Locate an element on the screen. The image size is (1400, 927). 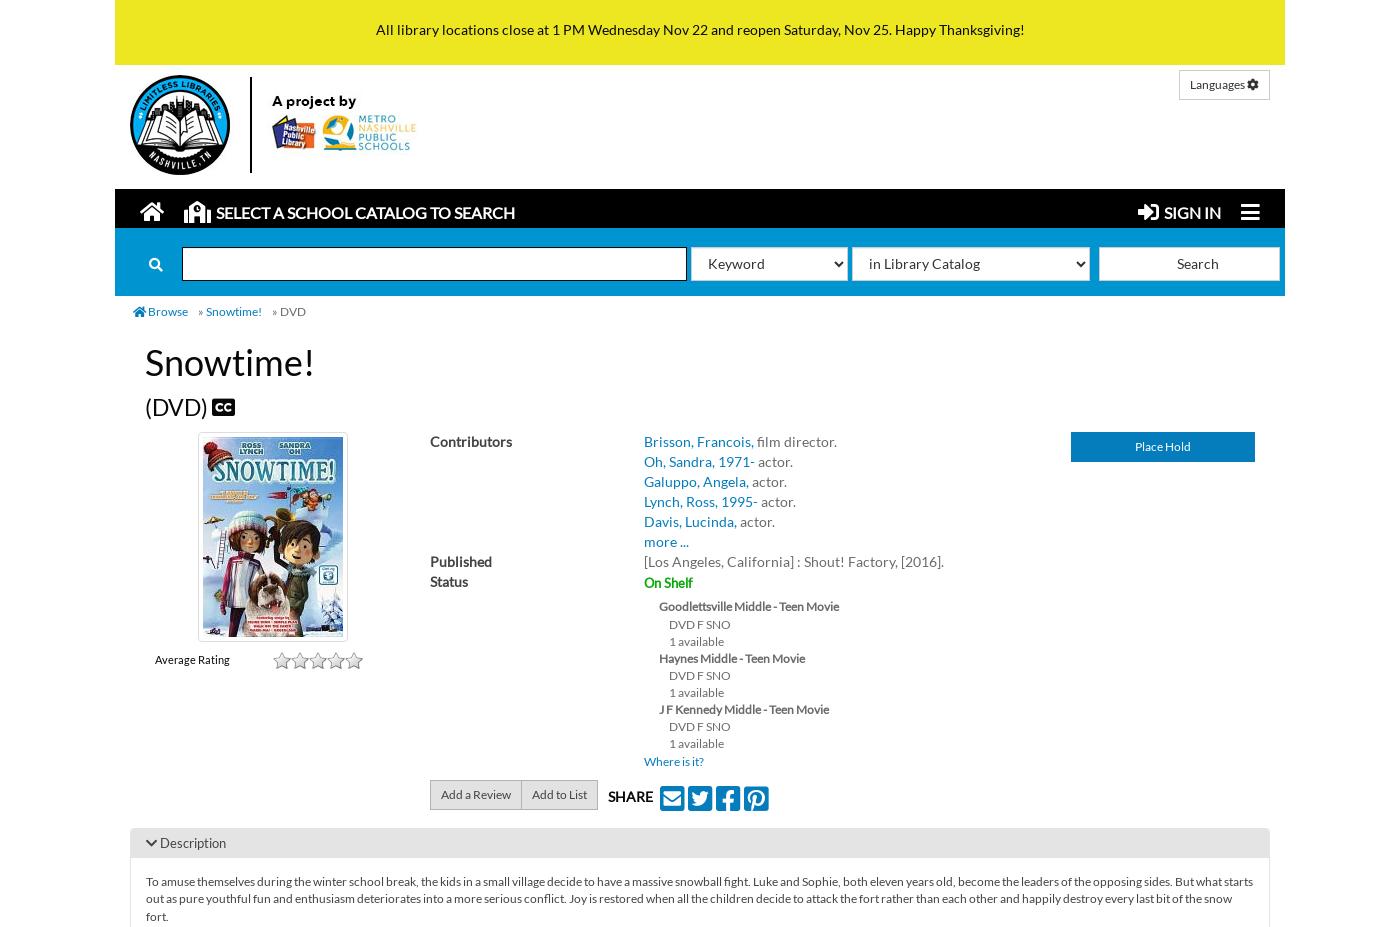
'Kid's Catalog' is located at coordinates (1077, 362).